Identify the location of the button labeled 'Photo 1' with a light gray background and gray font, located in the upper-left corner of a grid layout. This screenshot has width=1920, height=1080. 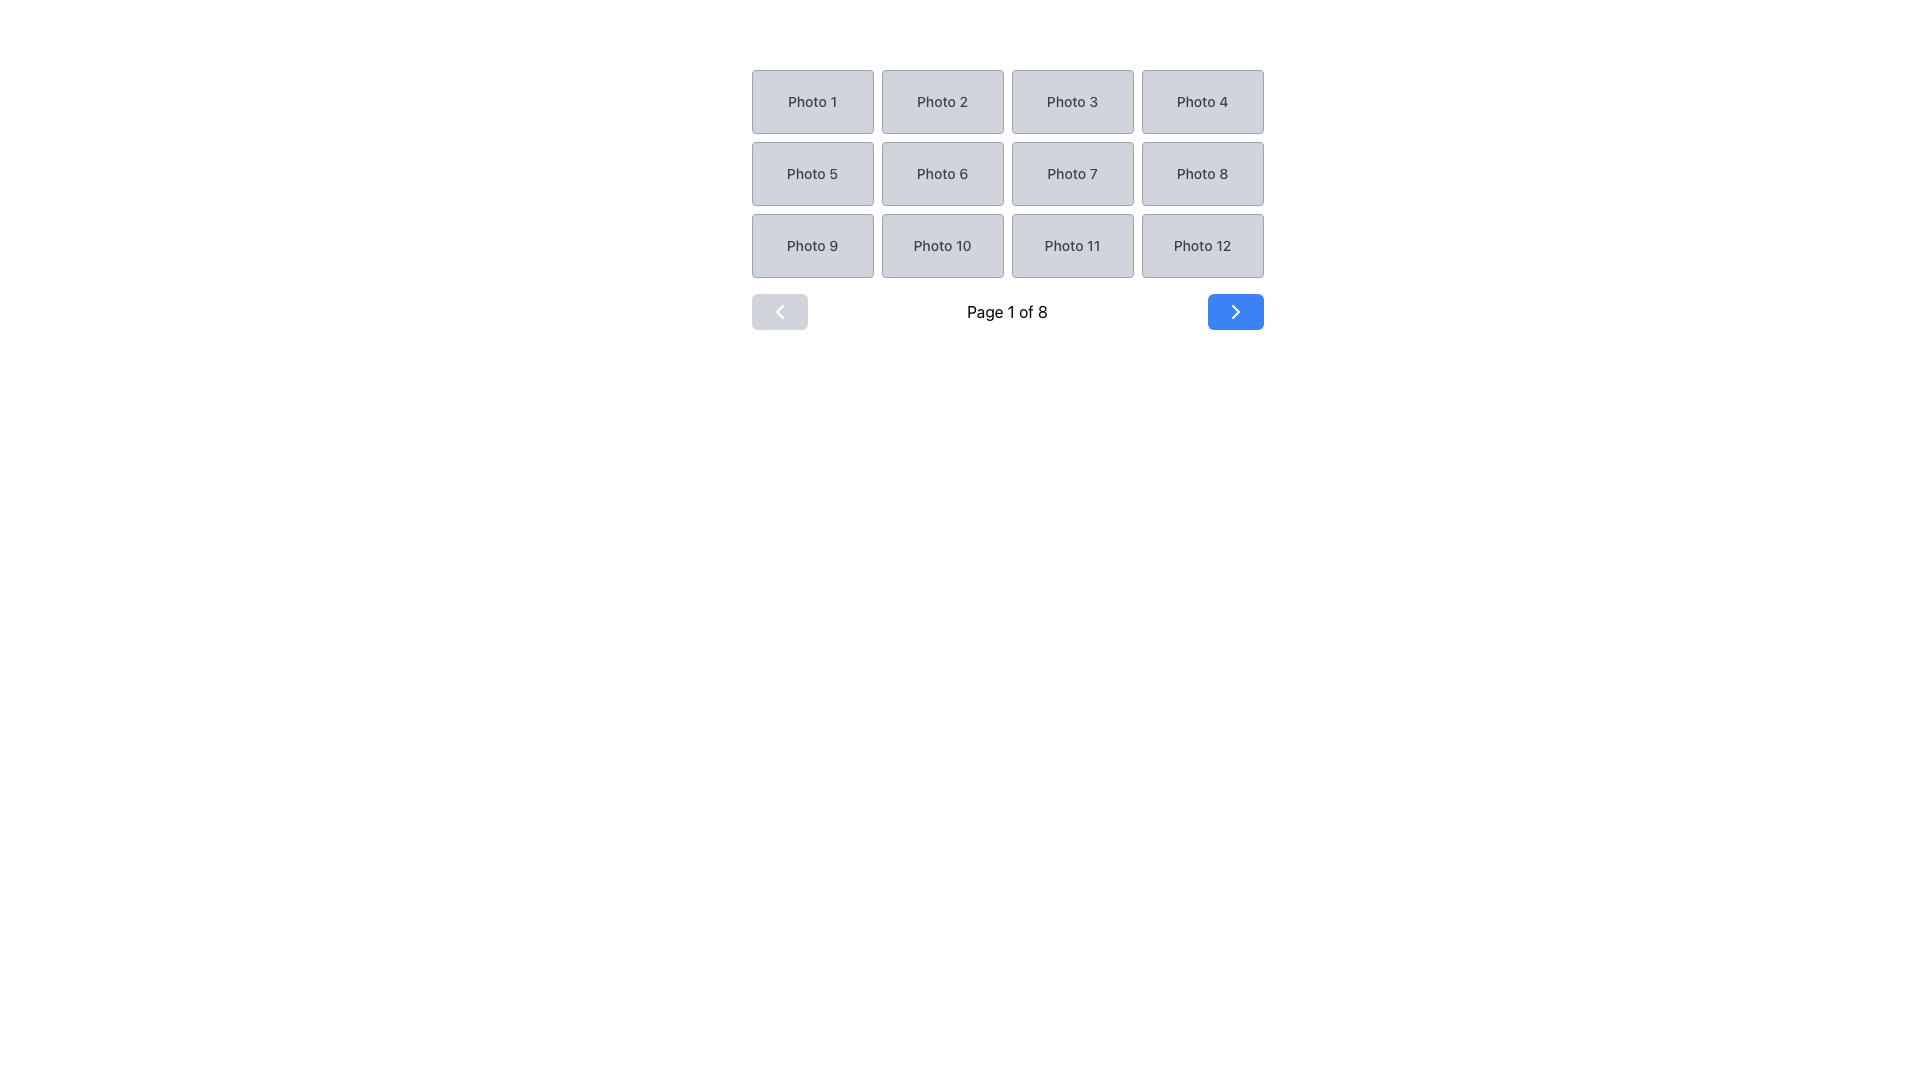
(812, 101).